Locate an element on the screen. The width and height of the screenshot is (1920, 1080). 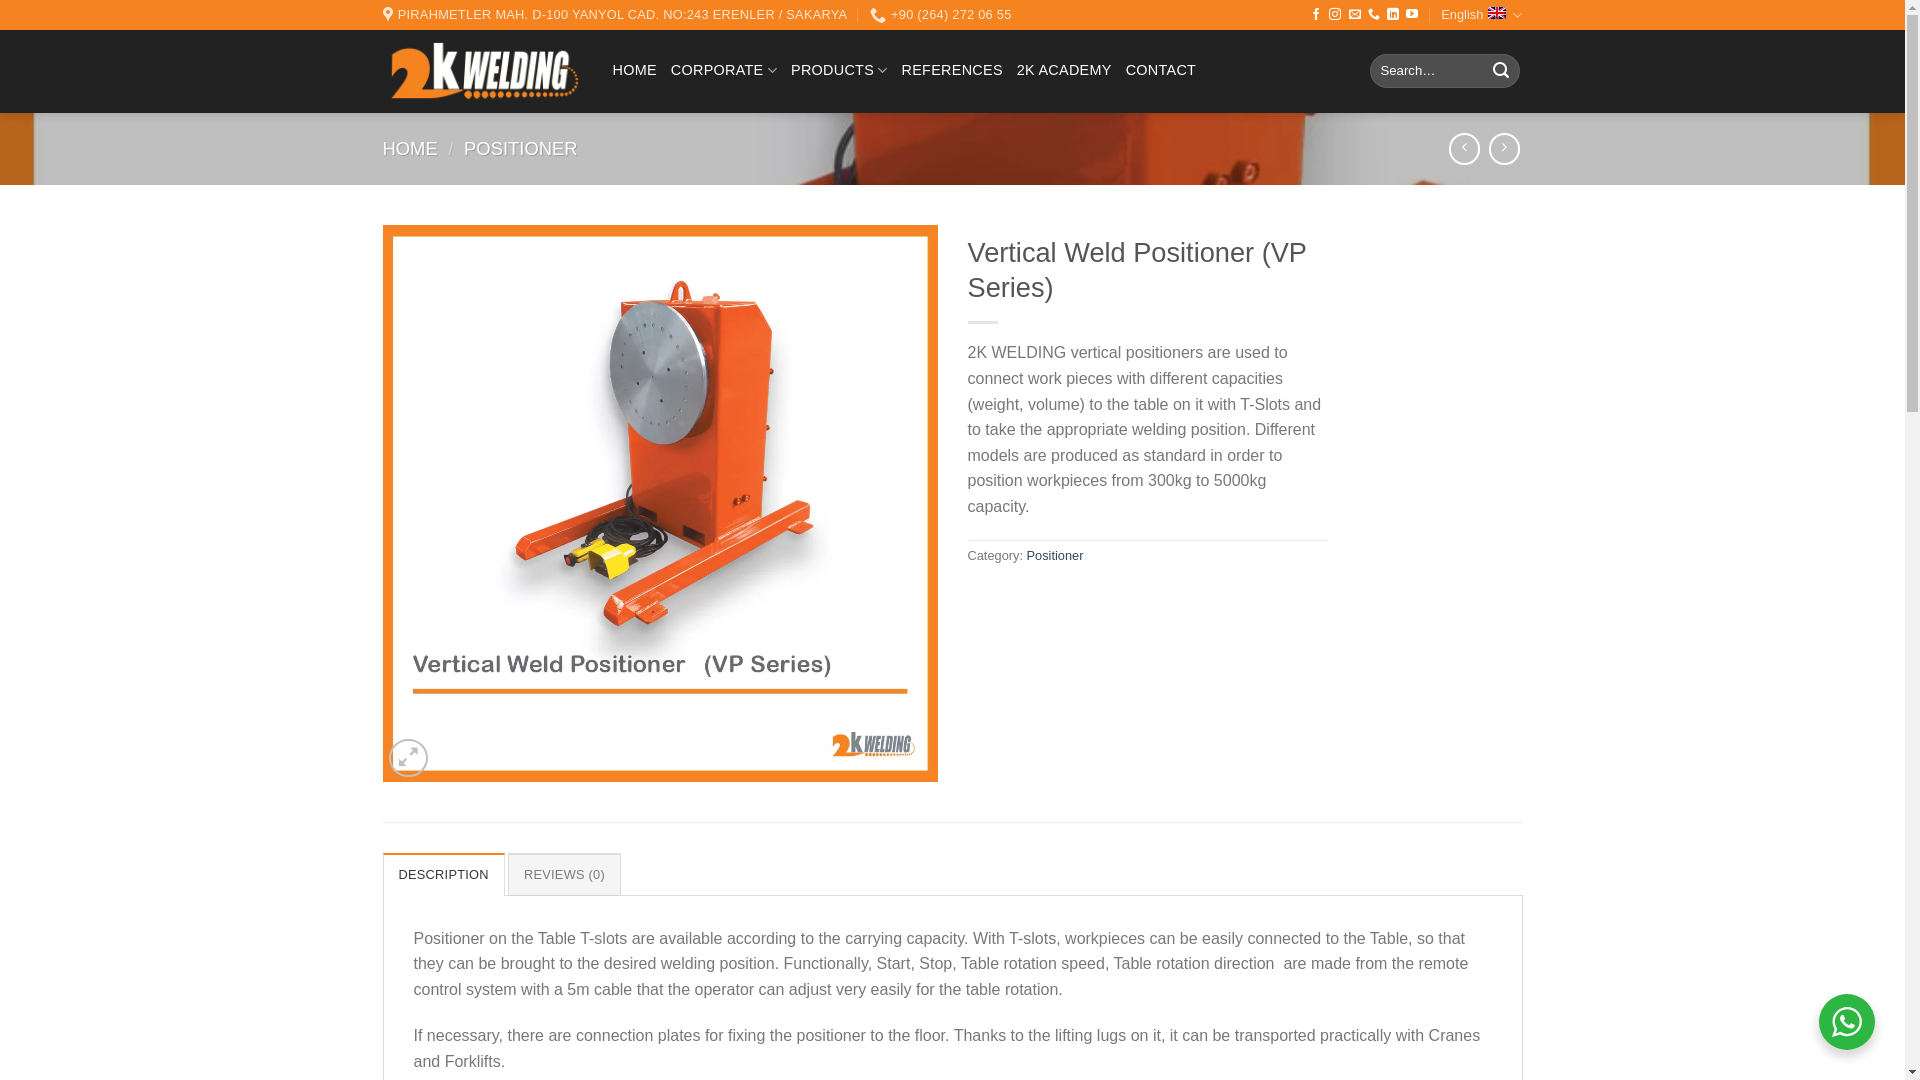
'Vertical-Weld-Positioner-(VP-Series)-EN' is located at coordinates (659, 503).